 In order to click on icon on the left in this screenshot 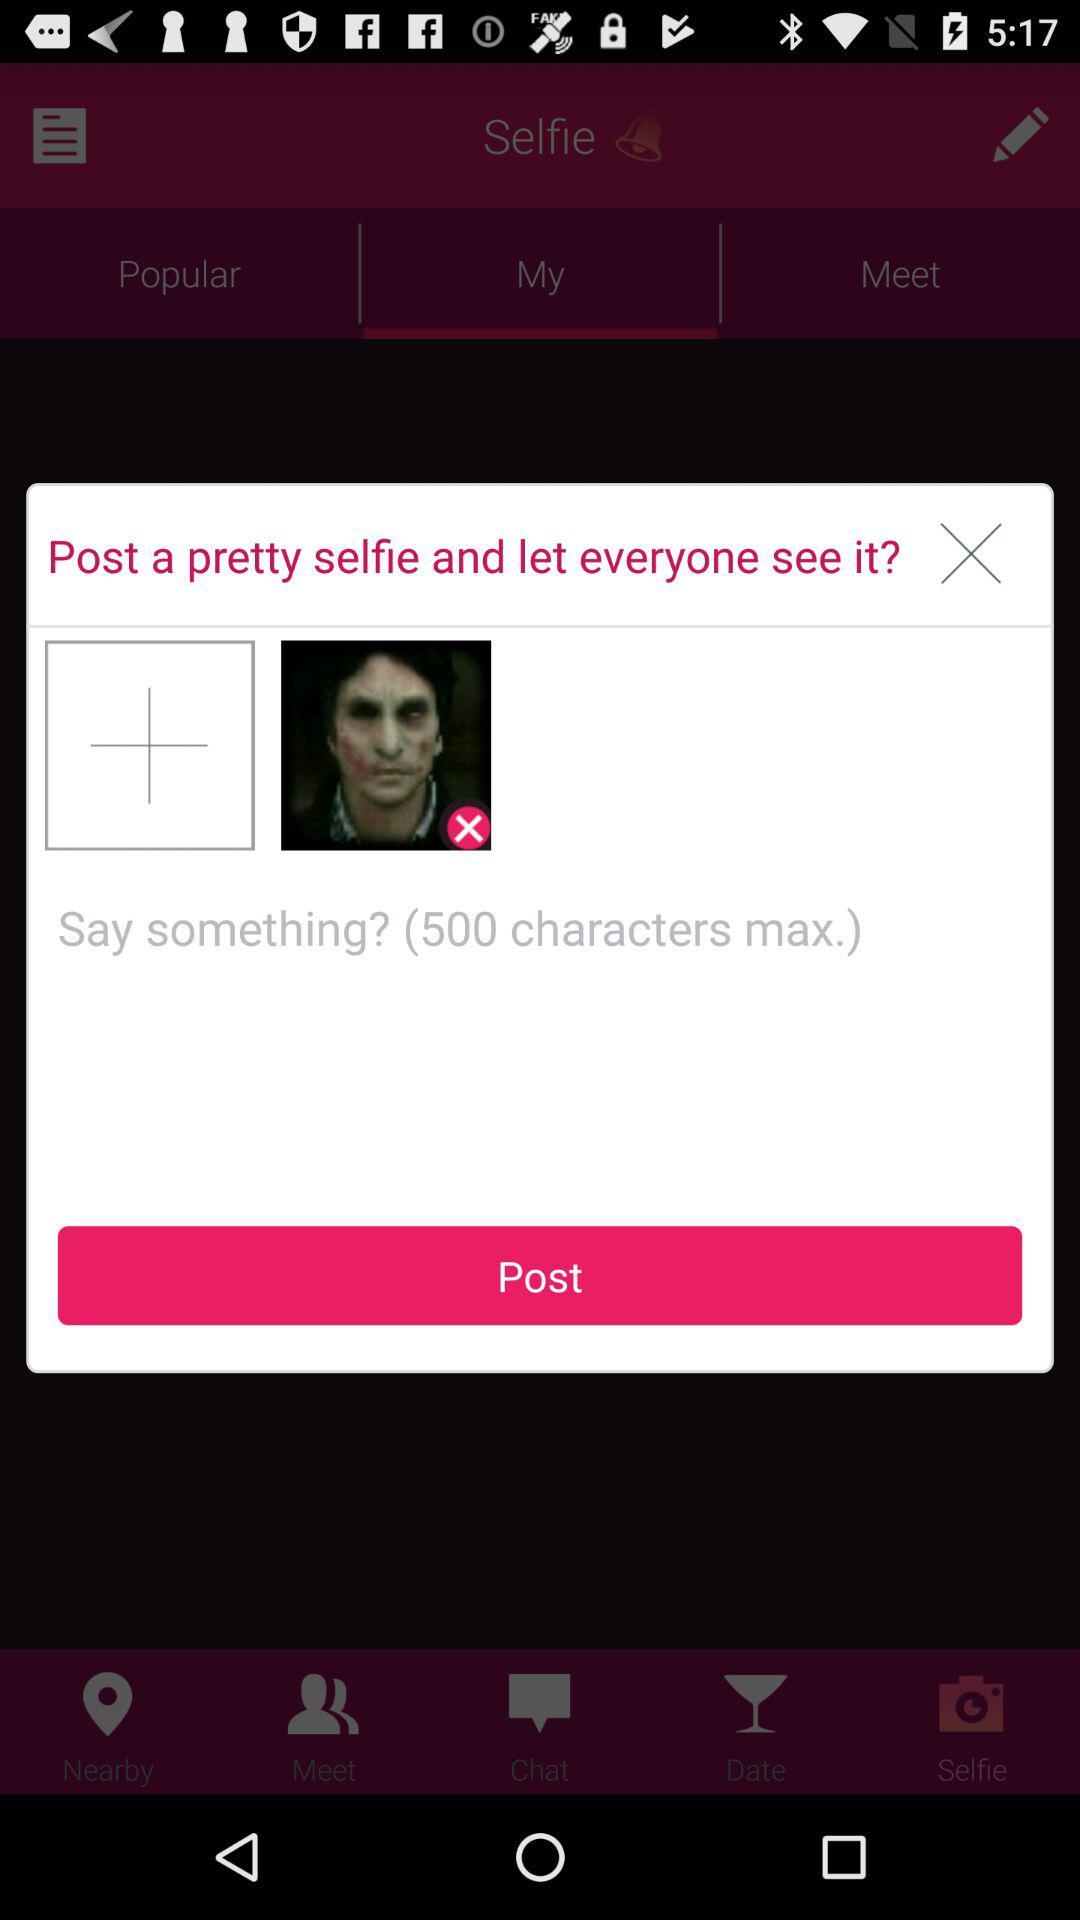, I will do `click(149, 744)`.